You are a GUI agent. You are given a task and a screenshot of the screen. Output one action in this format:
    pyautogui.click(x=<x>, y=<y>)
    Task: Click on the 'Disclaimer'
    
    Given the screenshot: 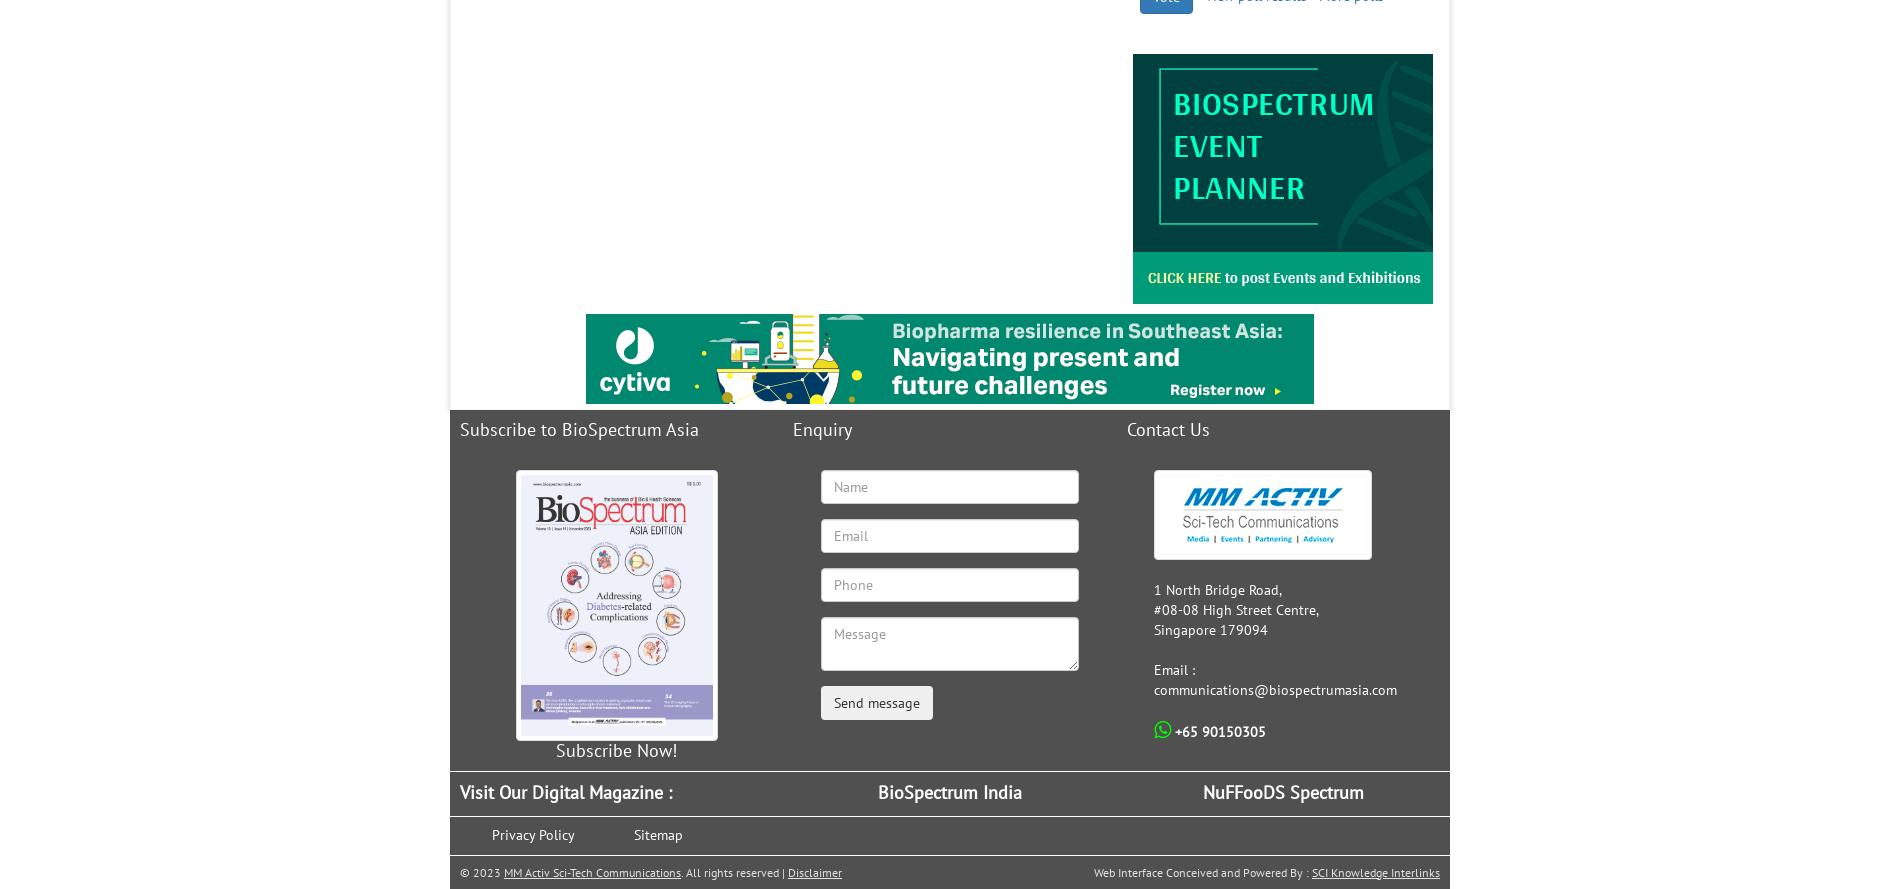 What is the action you would take?
    pyautogui.click(x=813, y=870)
    